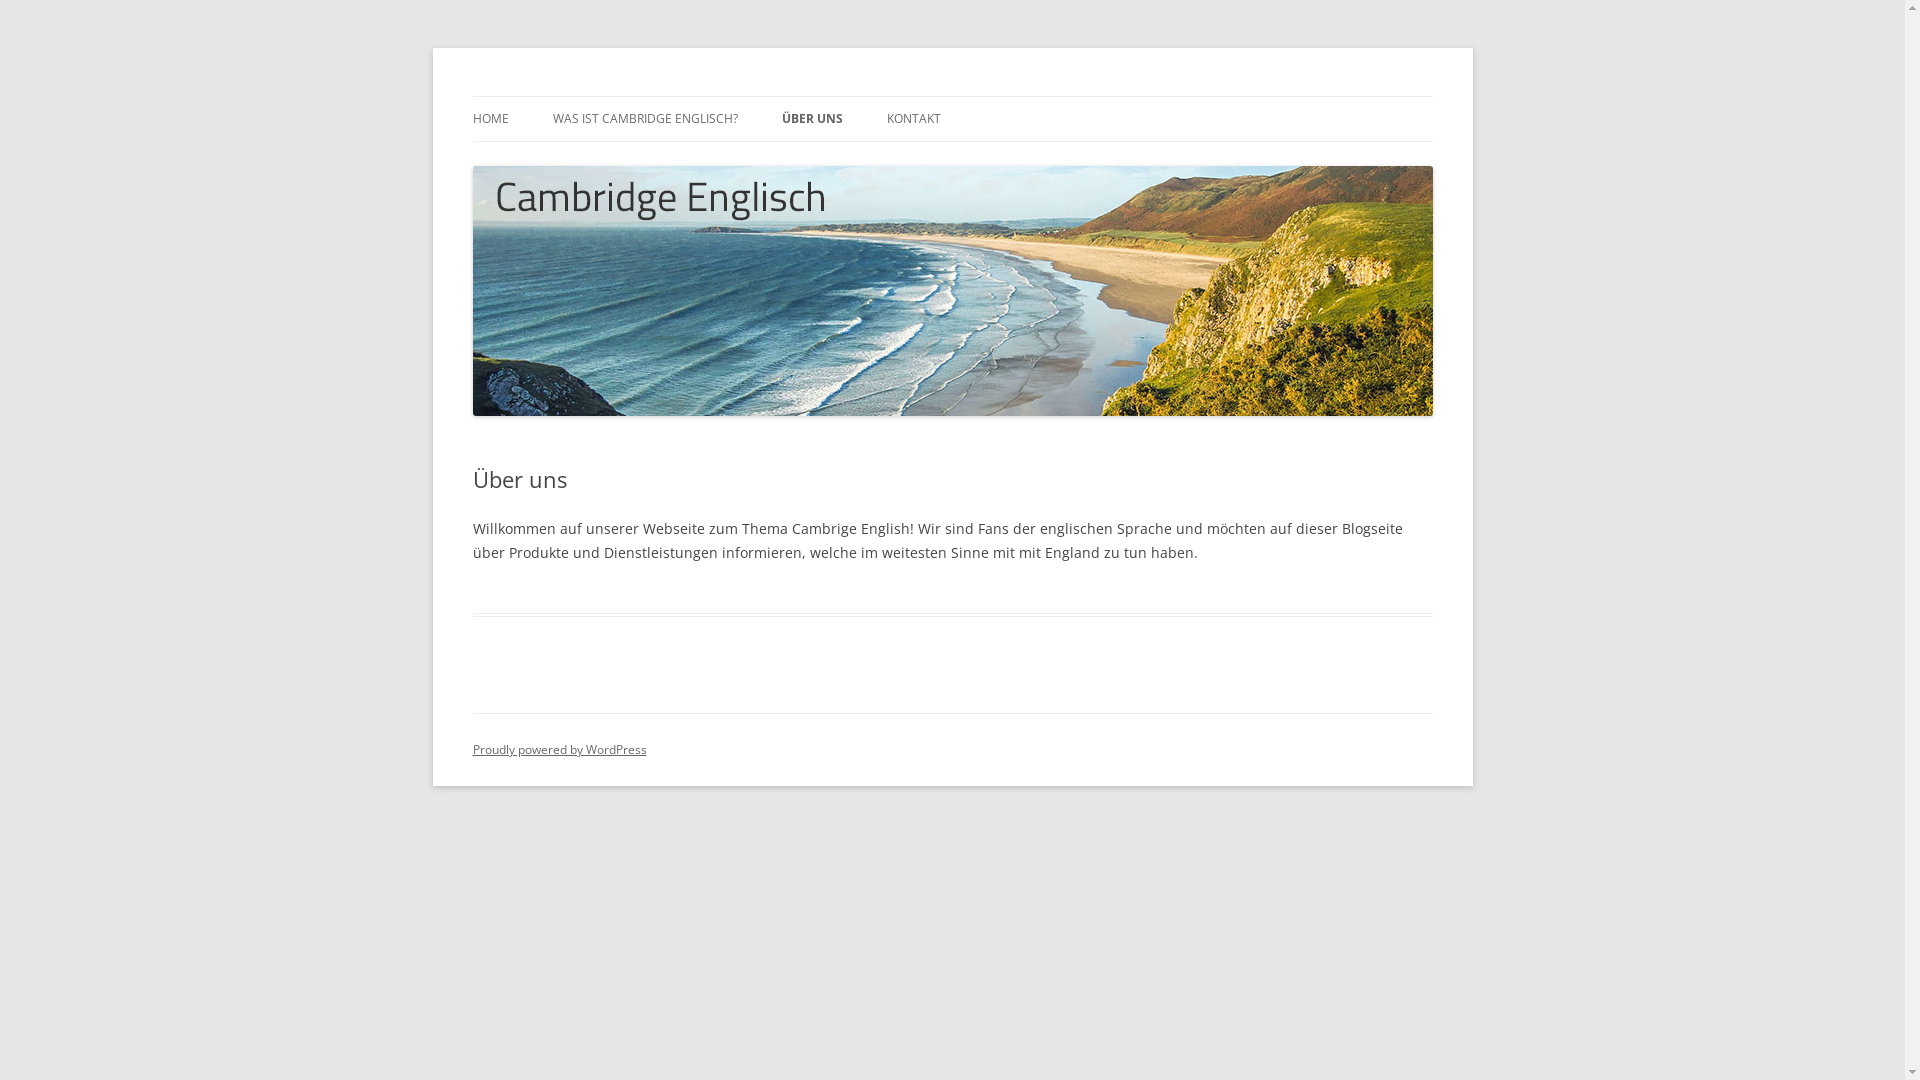 The height and width of the screenshot is (1080, 1920). I want to click on 'WAS IST CAMBRIDGE ENGLISCH?', so click(644, 119).